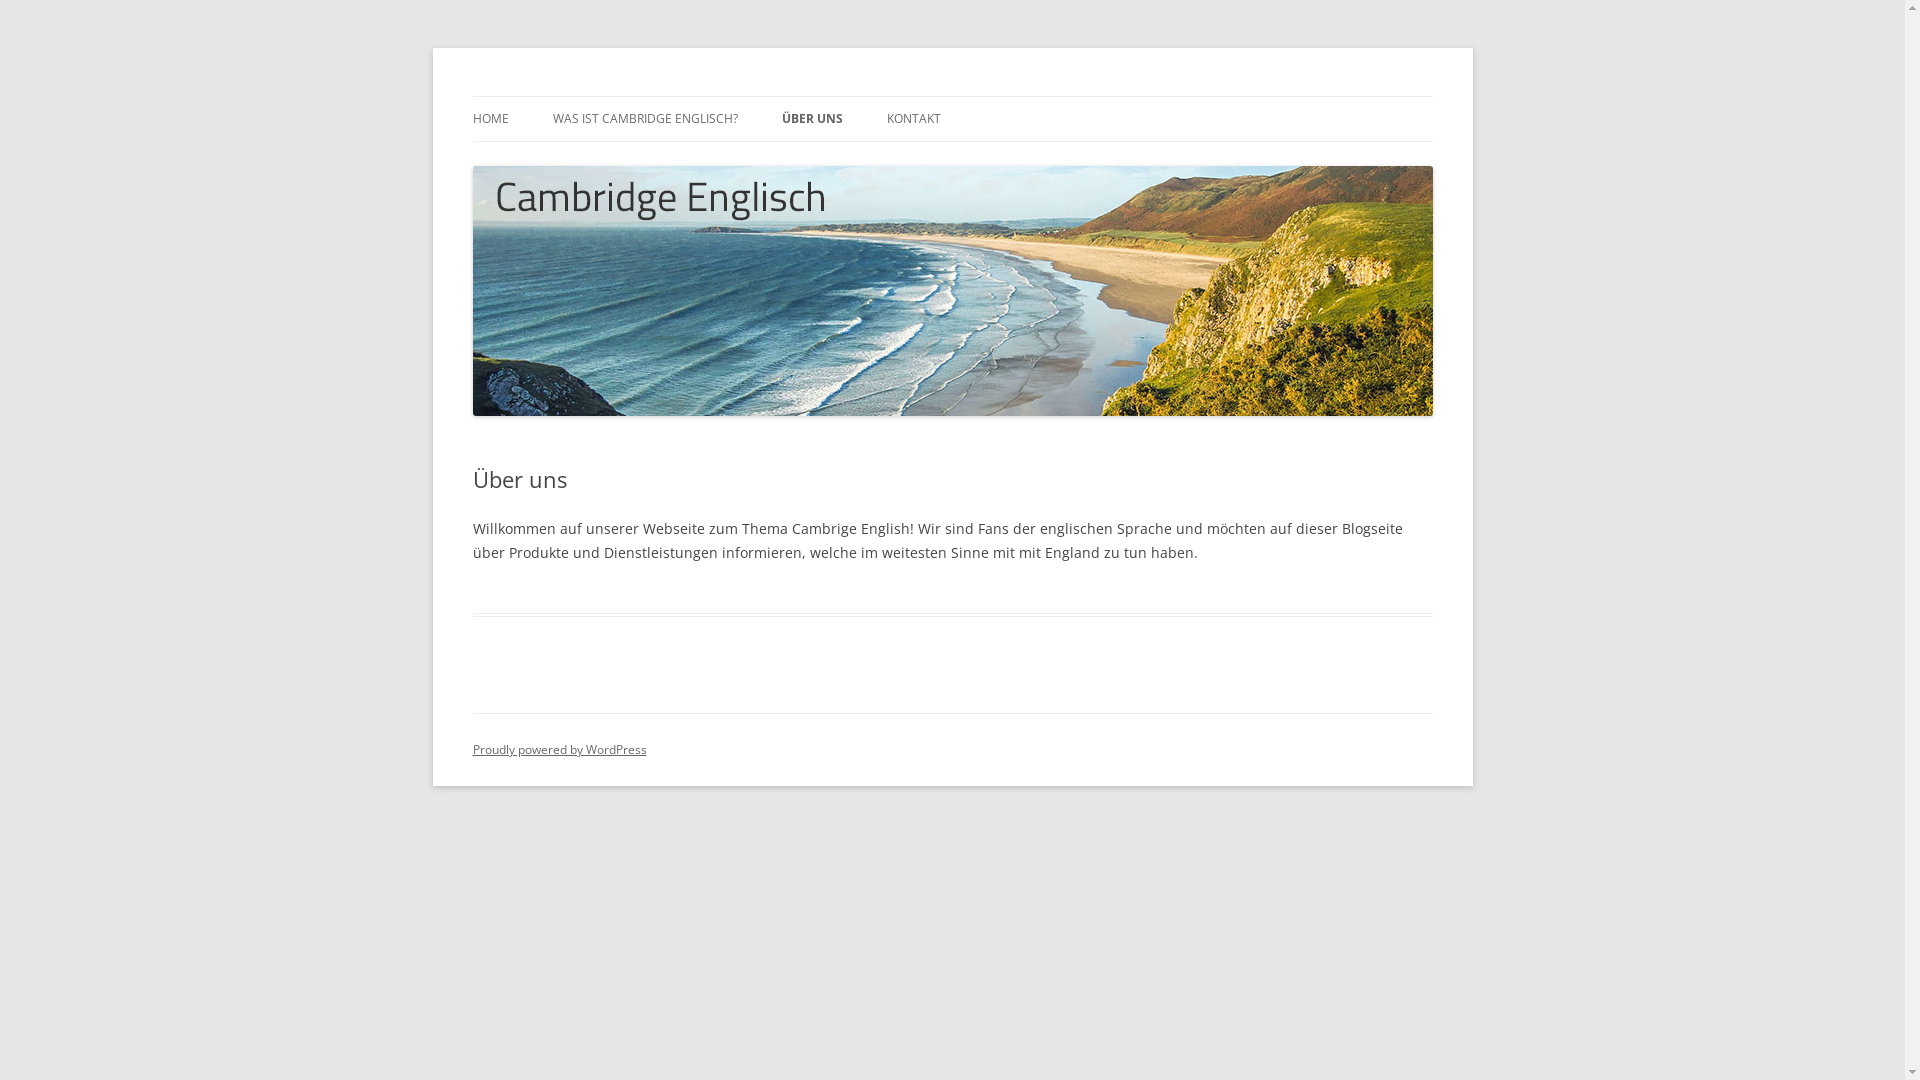 The height and width of the screenshot is (1080, 1920). I want to click on 'WAS IST CAMBRIDGE ENGLISCH?', so click(644, 119).